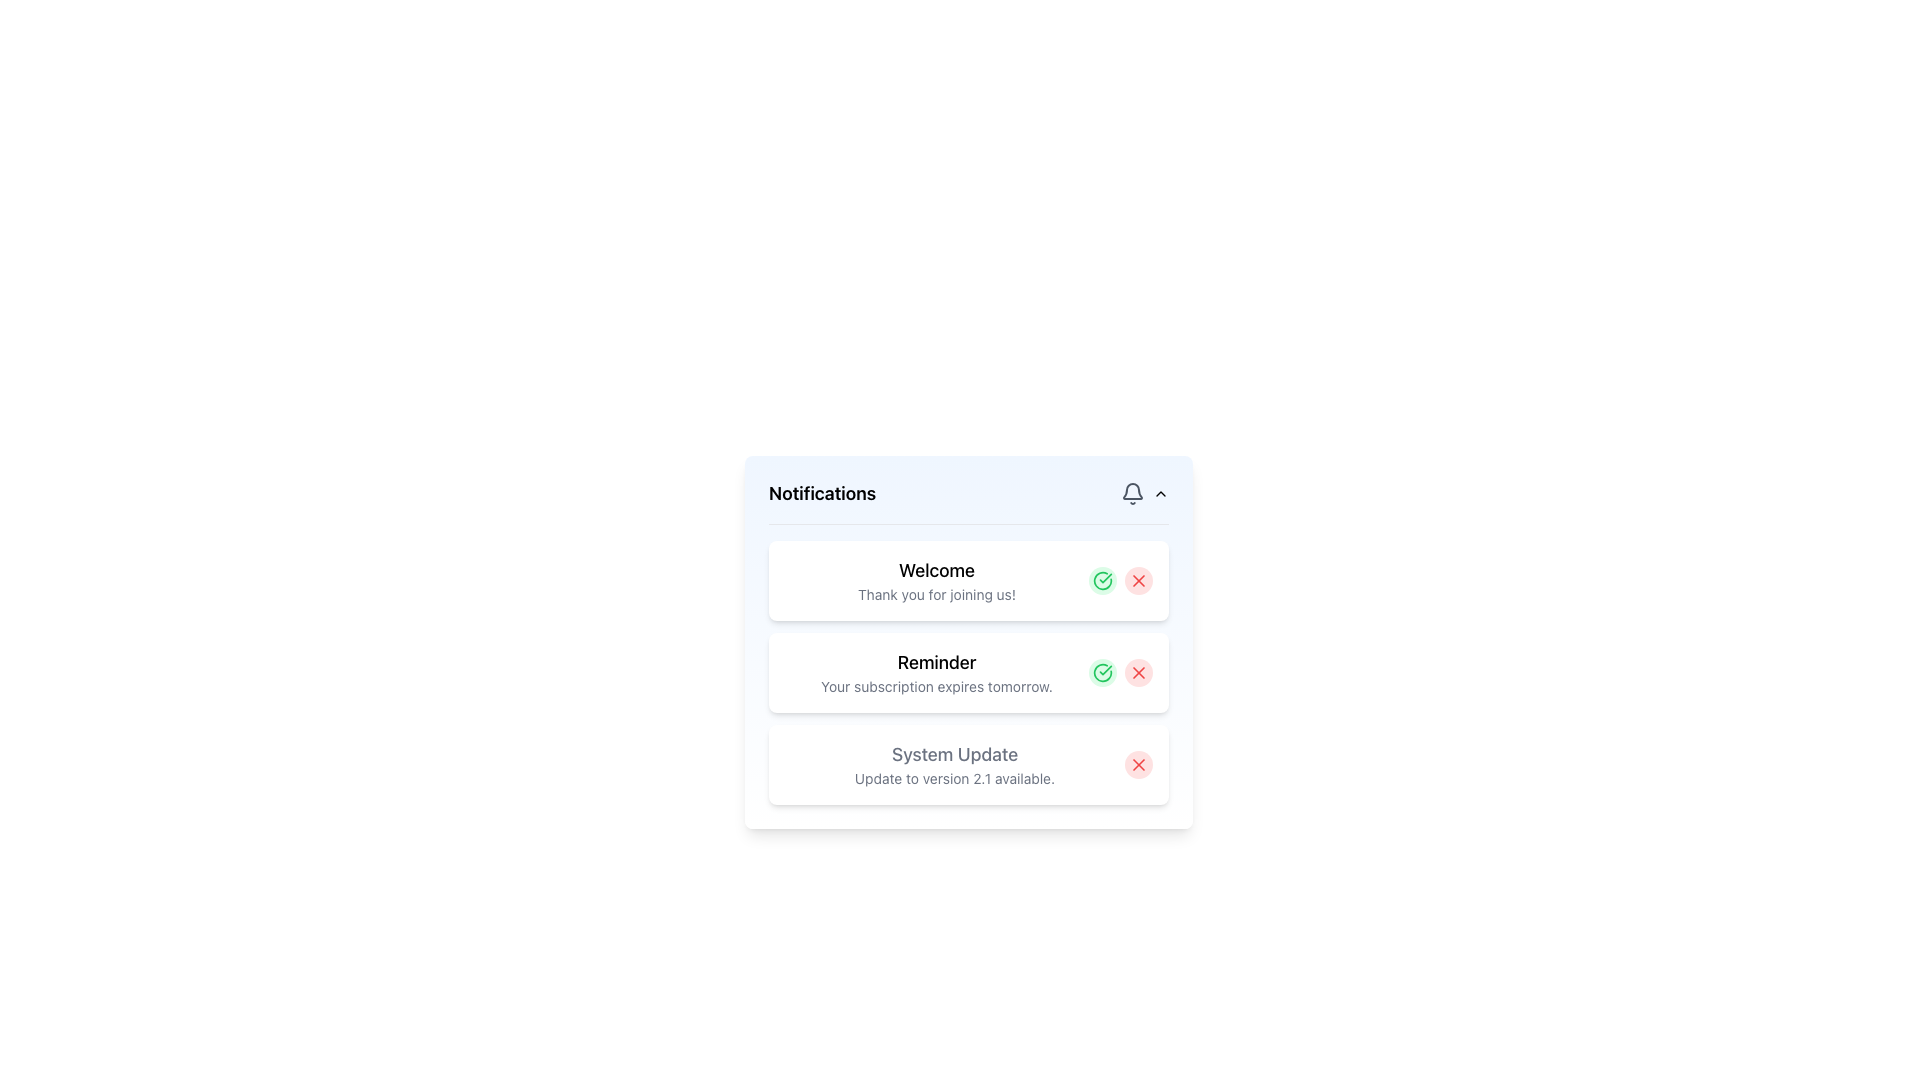 The height and width of the screenshot is (1080, 1920). What do you see at coordinates (1138, 764) in the screenshot?
I see `the dismiss button located on the right side of the 'System Update' notification` at bounding box center [1138, 764].